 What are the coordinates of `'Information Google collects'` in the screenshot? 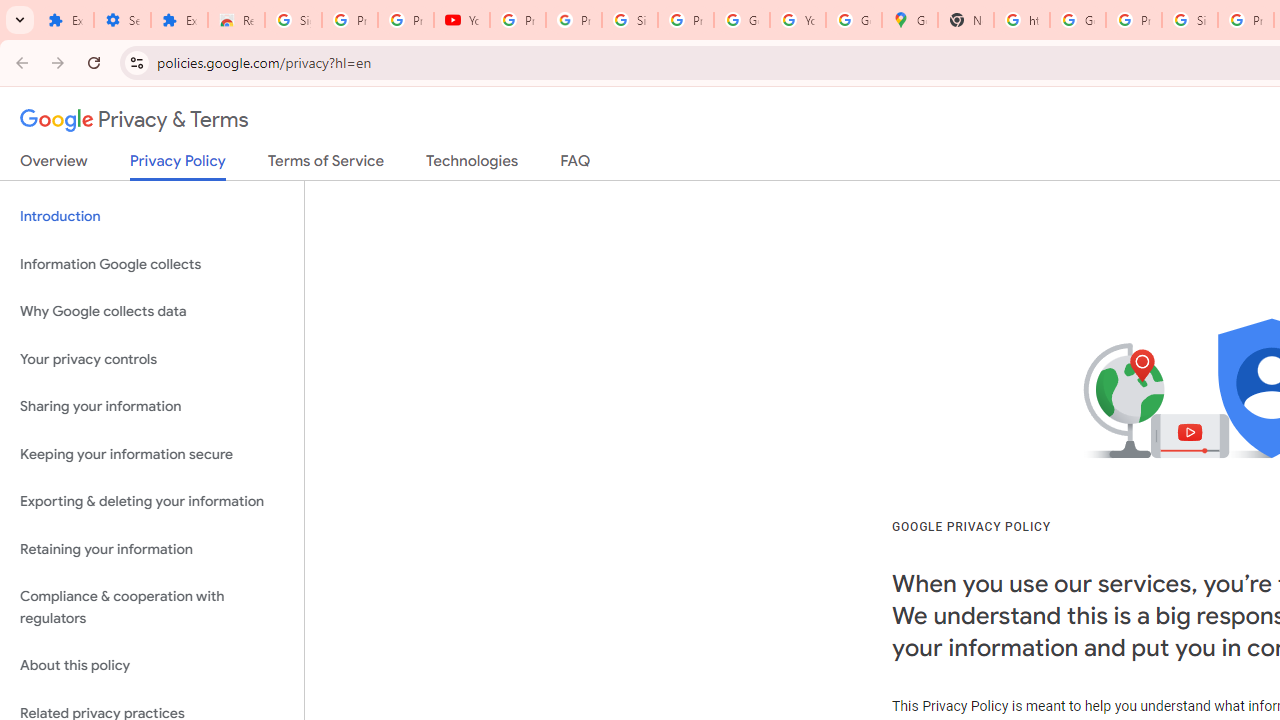 It's located at (151, 263).